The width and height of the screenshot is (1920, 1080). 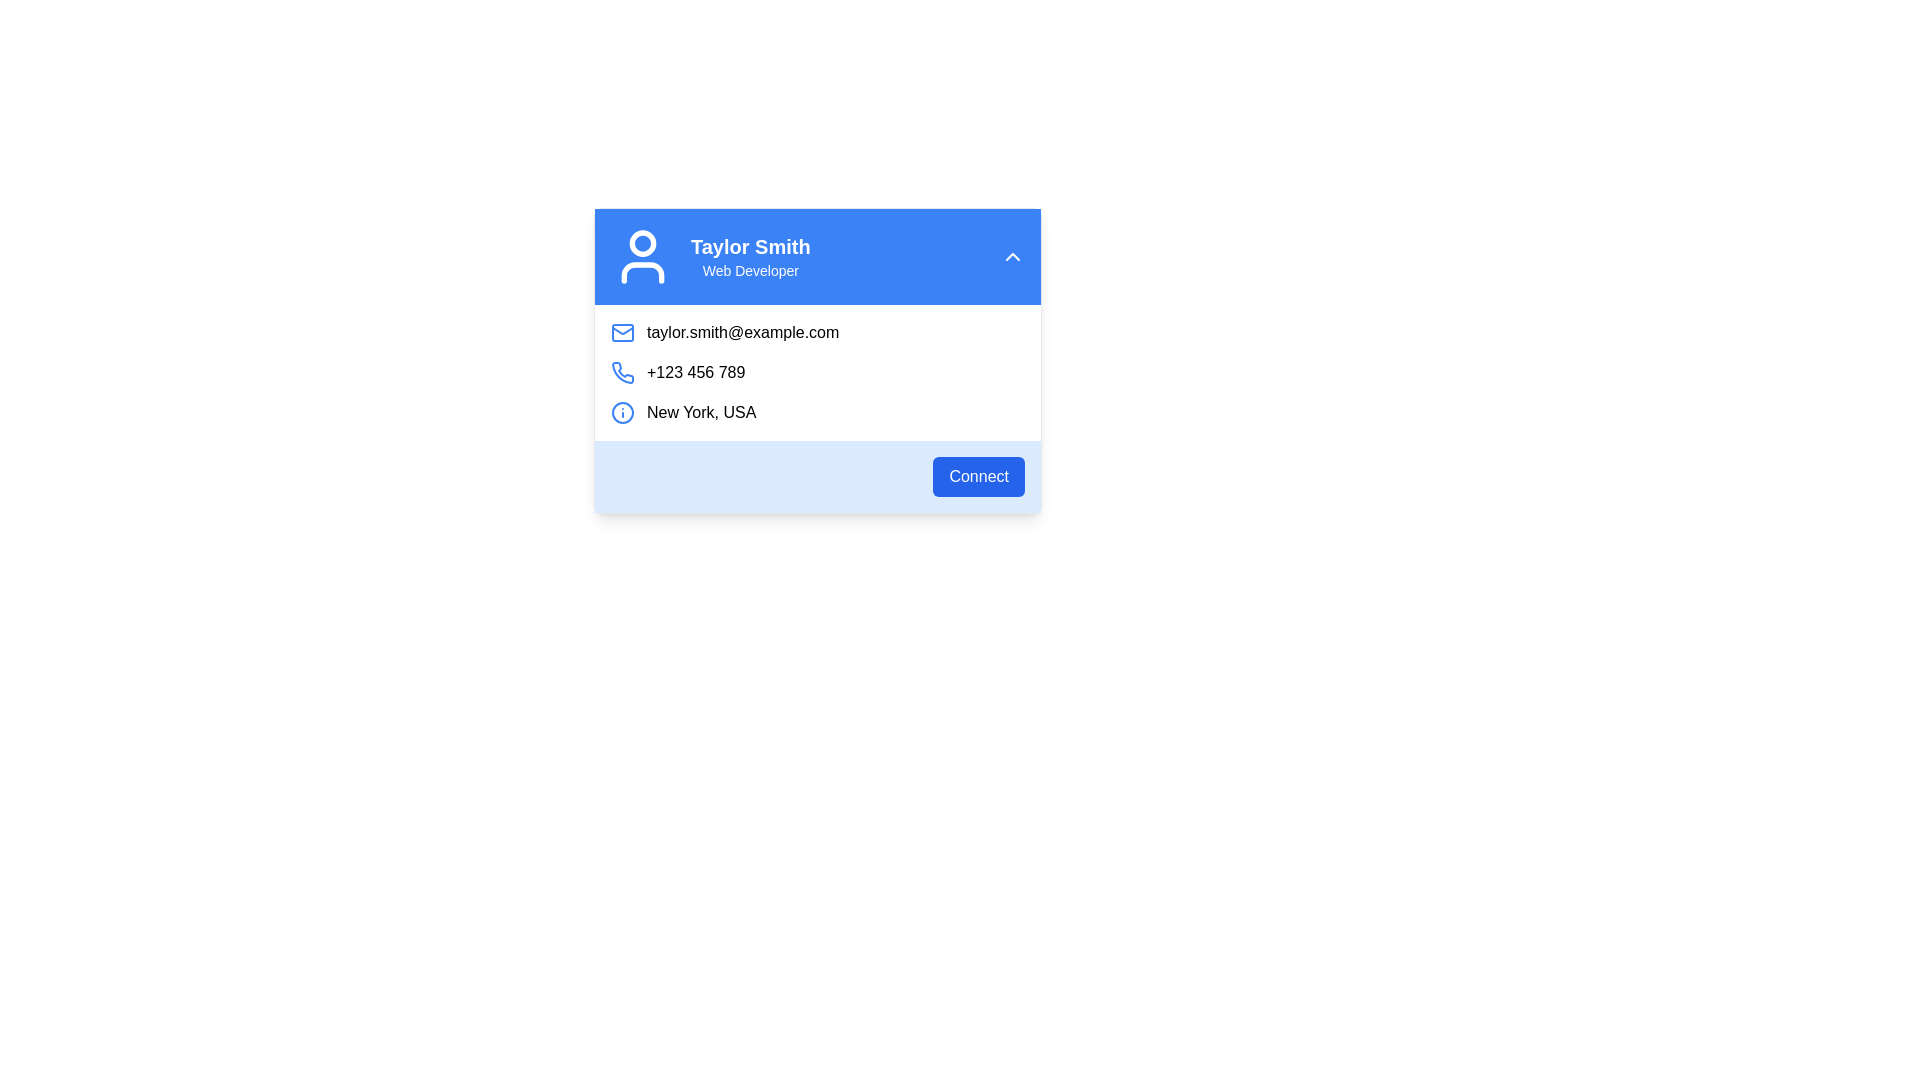 I want to click on the envelope-shaped icon with a blue outer border and white interior, located to the left of the email address 'taylor.smith@example.com', so click(x=622, y=331).